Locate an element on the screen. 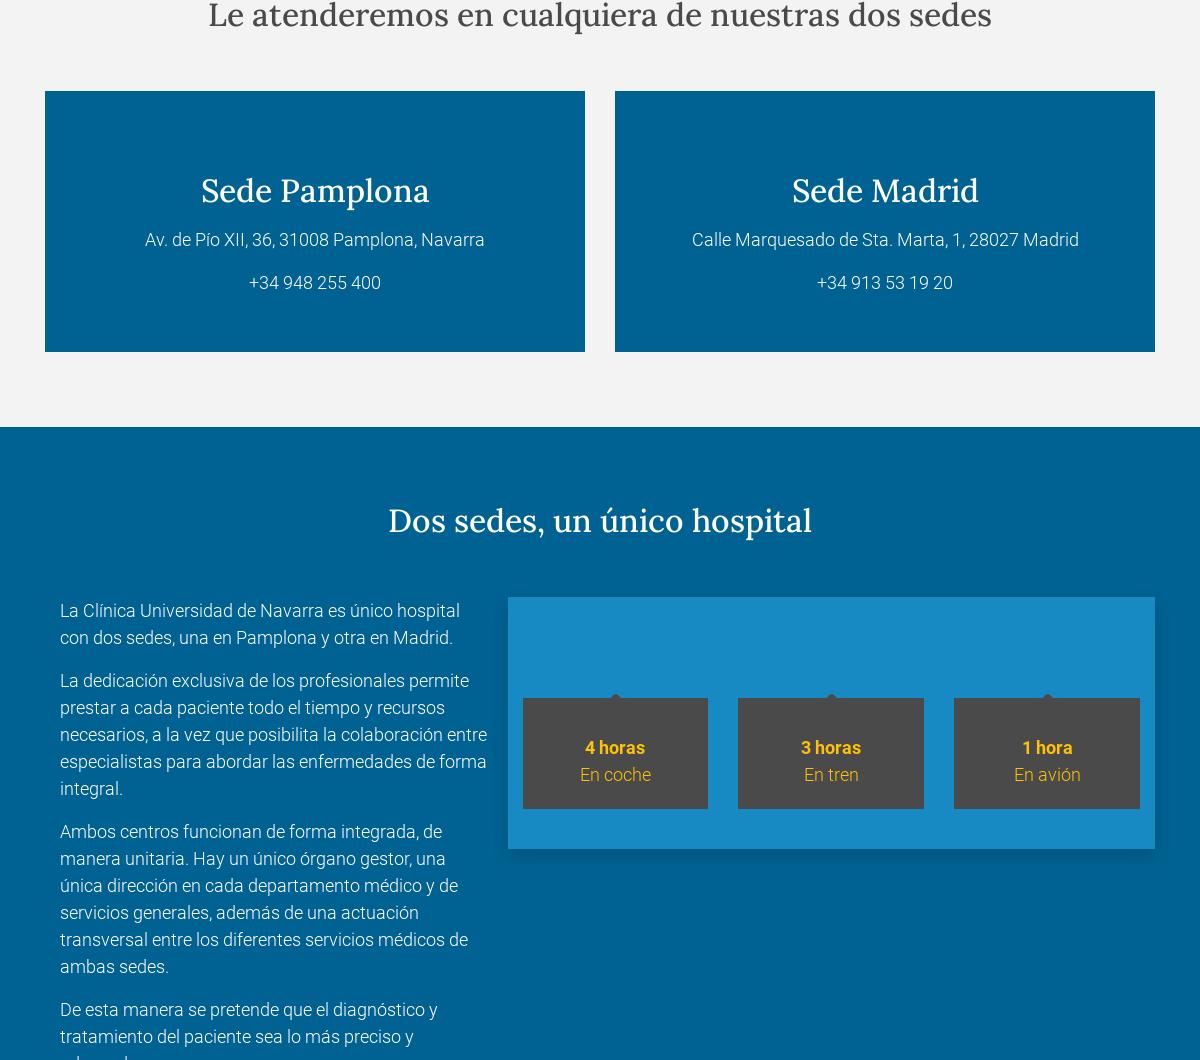 Image resolution: width=1200 pixels, height=1060 pixels. '+34 913 53 19 20' is located at coordinates (884, 282).